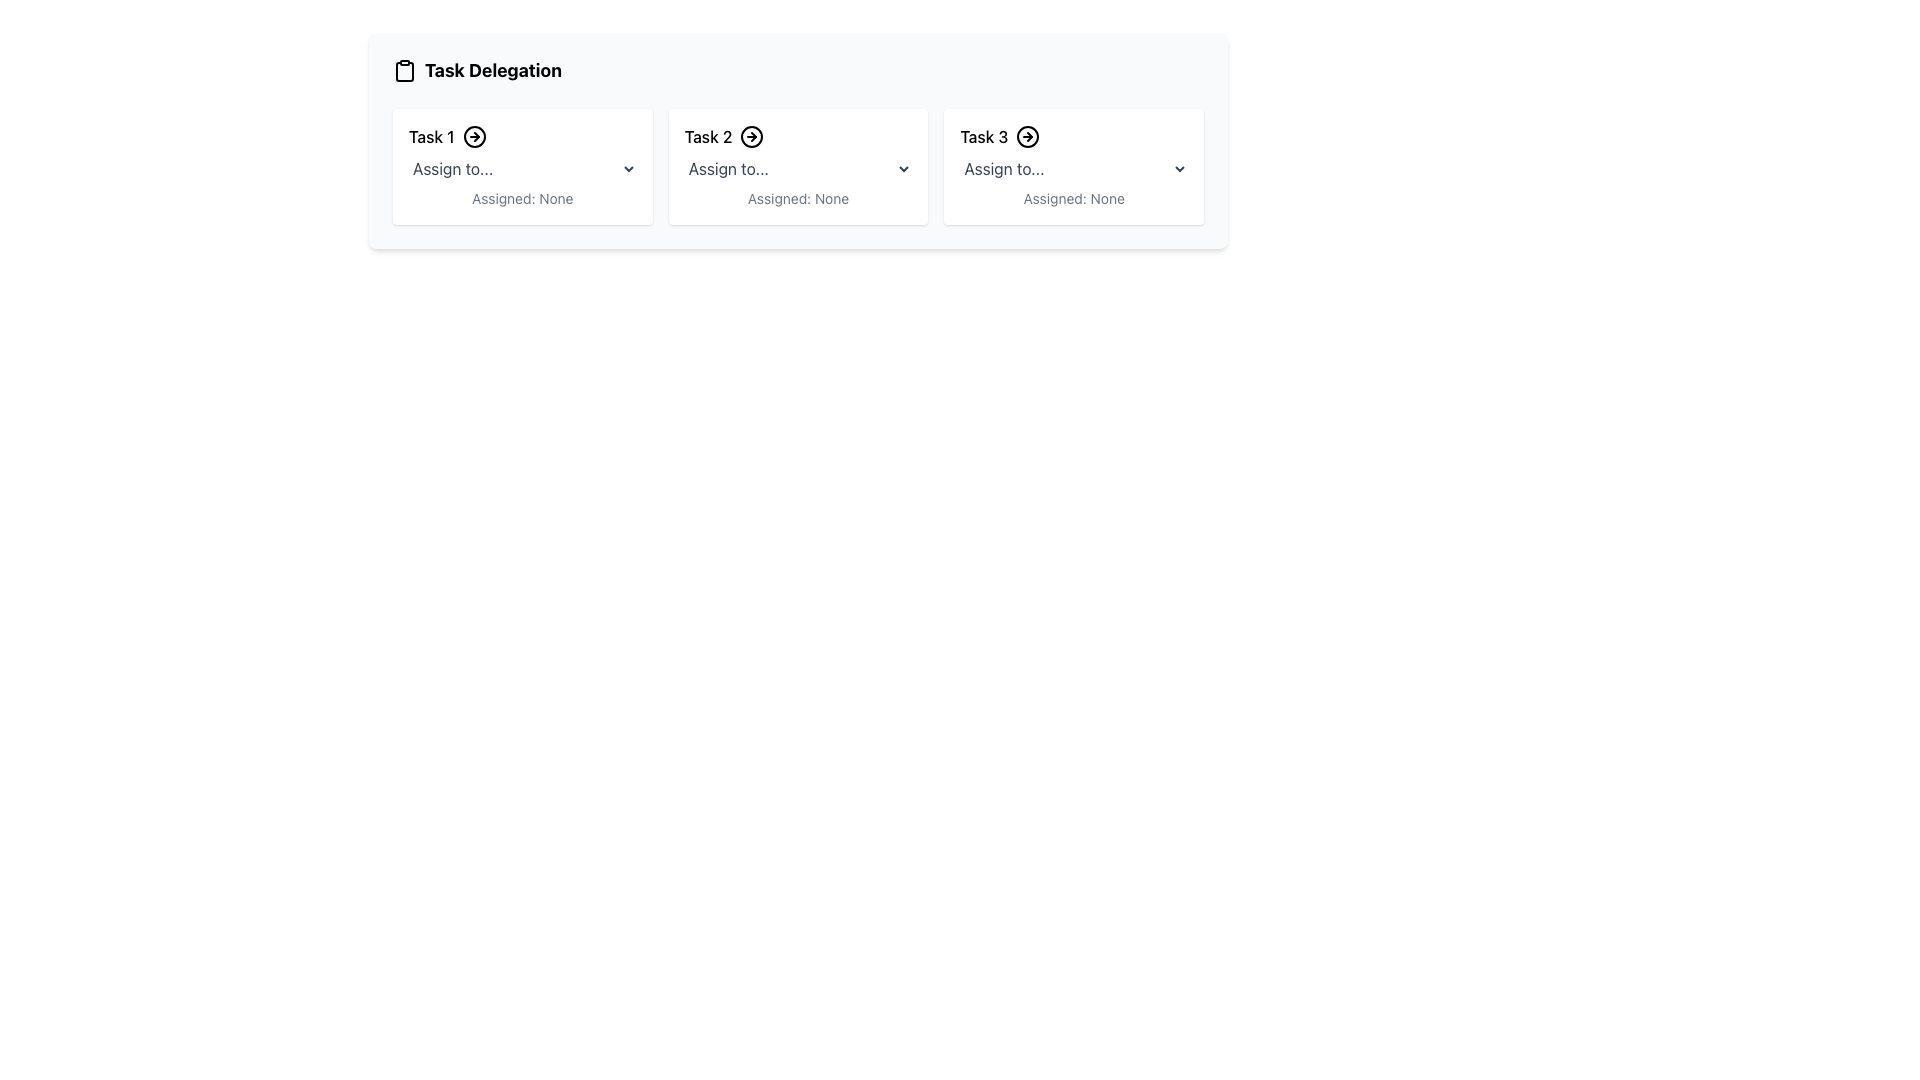 This screenshot has width=1920, height=1080. I want to click on the circular visual component within the icon of the second task card titled 'Task 2' in the Task Delegation section, so click(751, 136).